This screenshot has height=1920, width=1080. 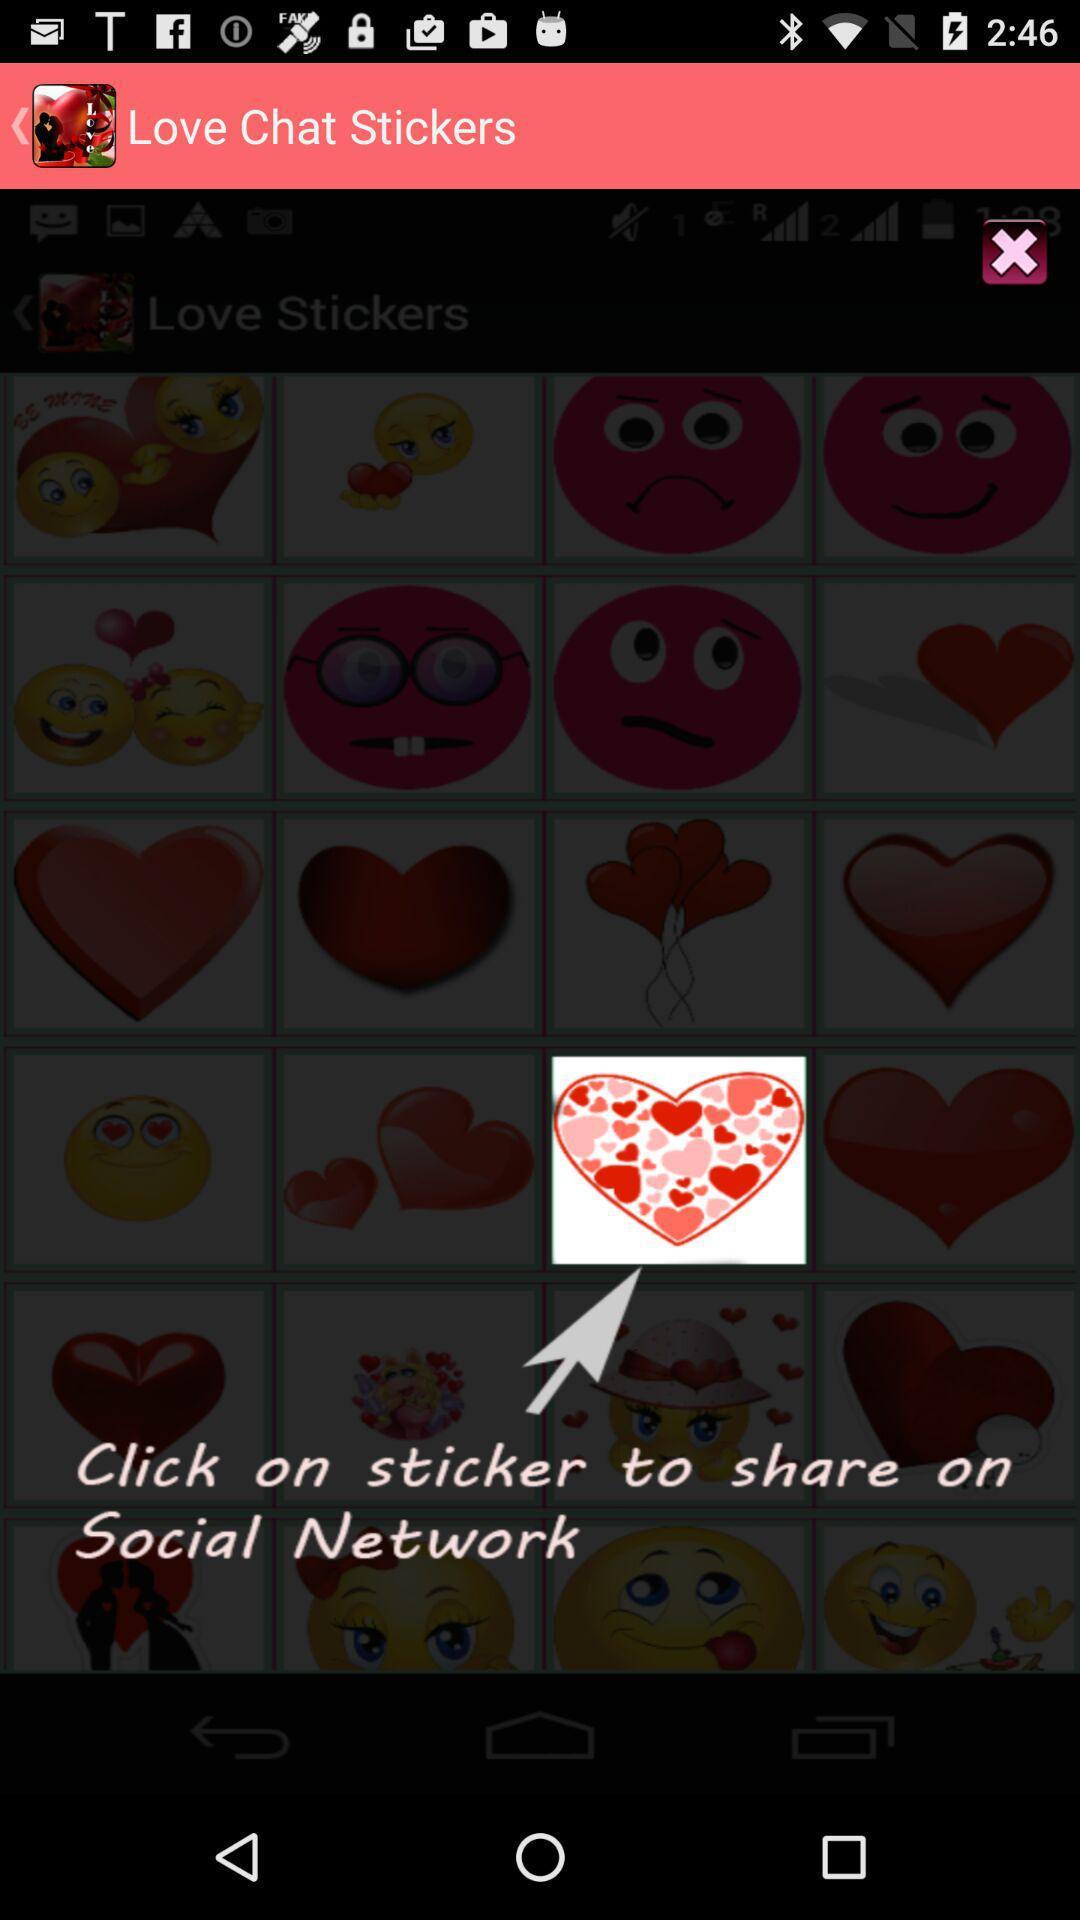 I want to click on close, so click(x=1015, y=252).